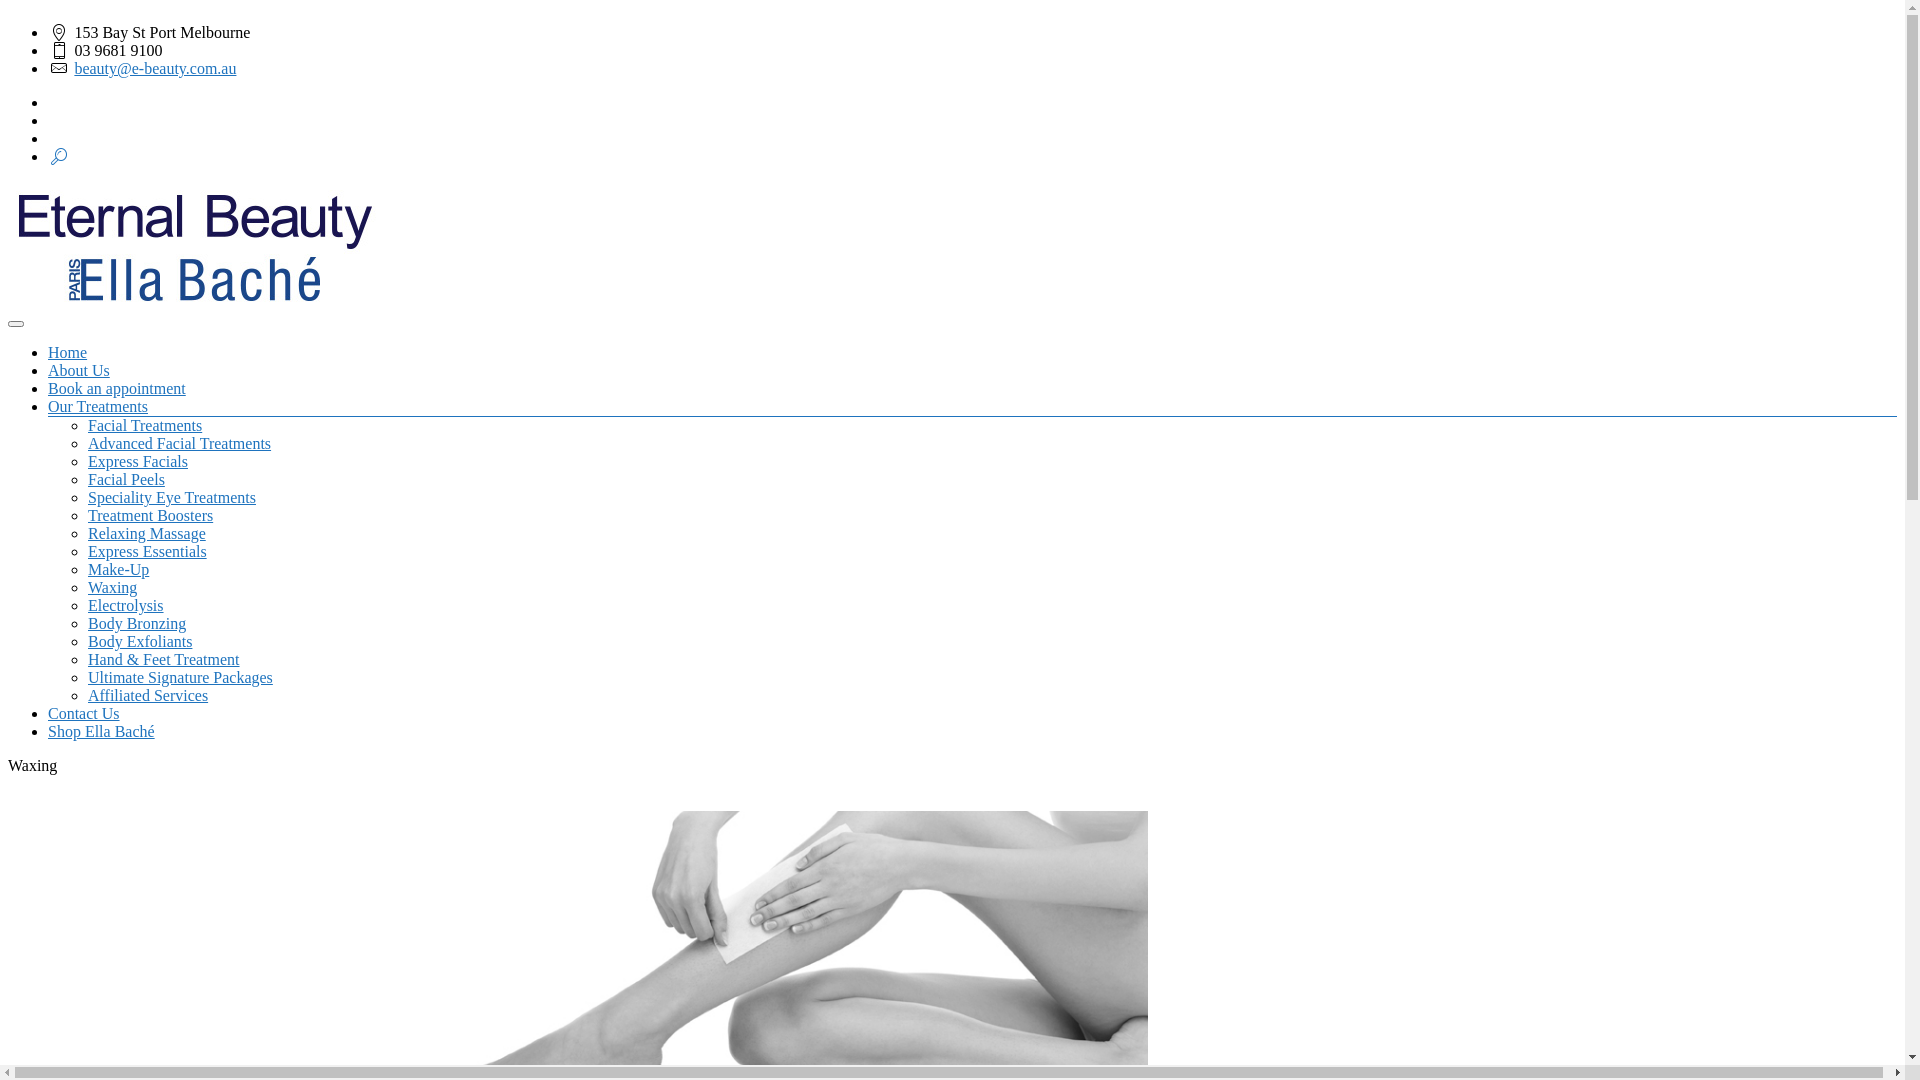 This screenshot has height=1080, width=1920. Describe the element at coordinates (153, 67) in the screenshot. I see `'beauty@e-beauty.com.au'` at that location.